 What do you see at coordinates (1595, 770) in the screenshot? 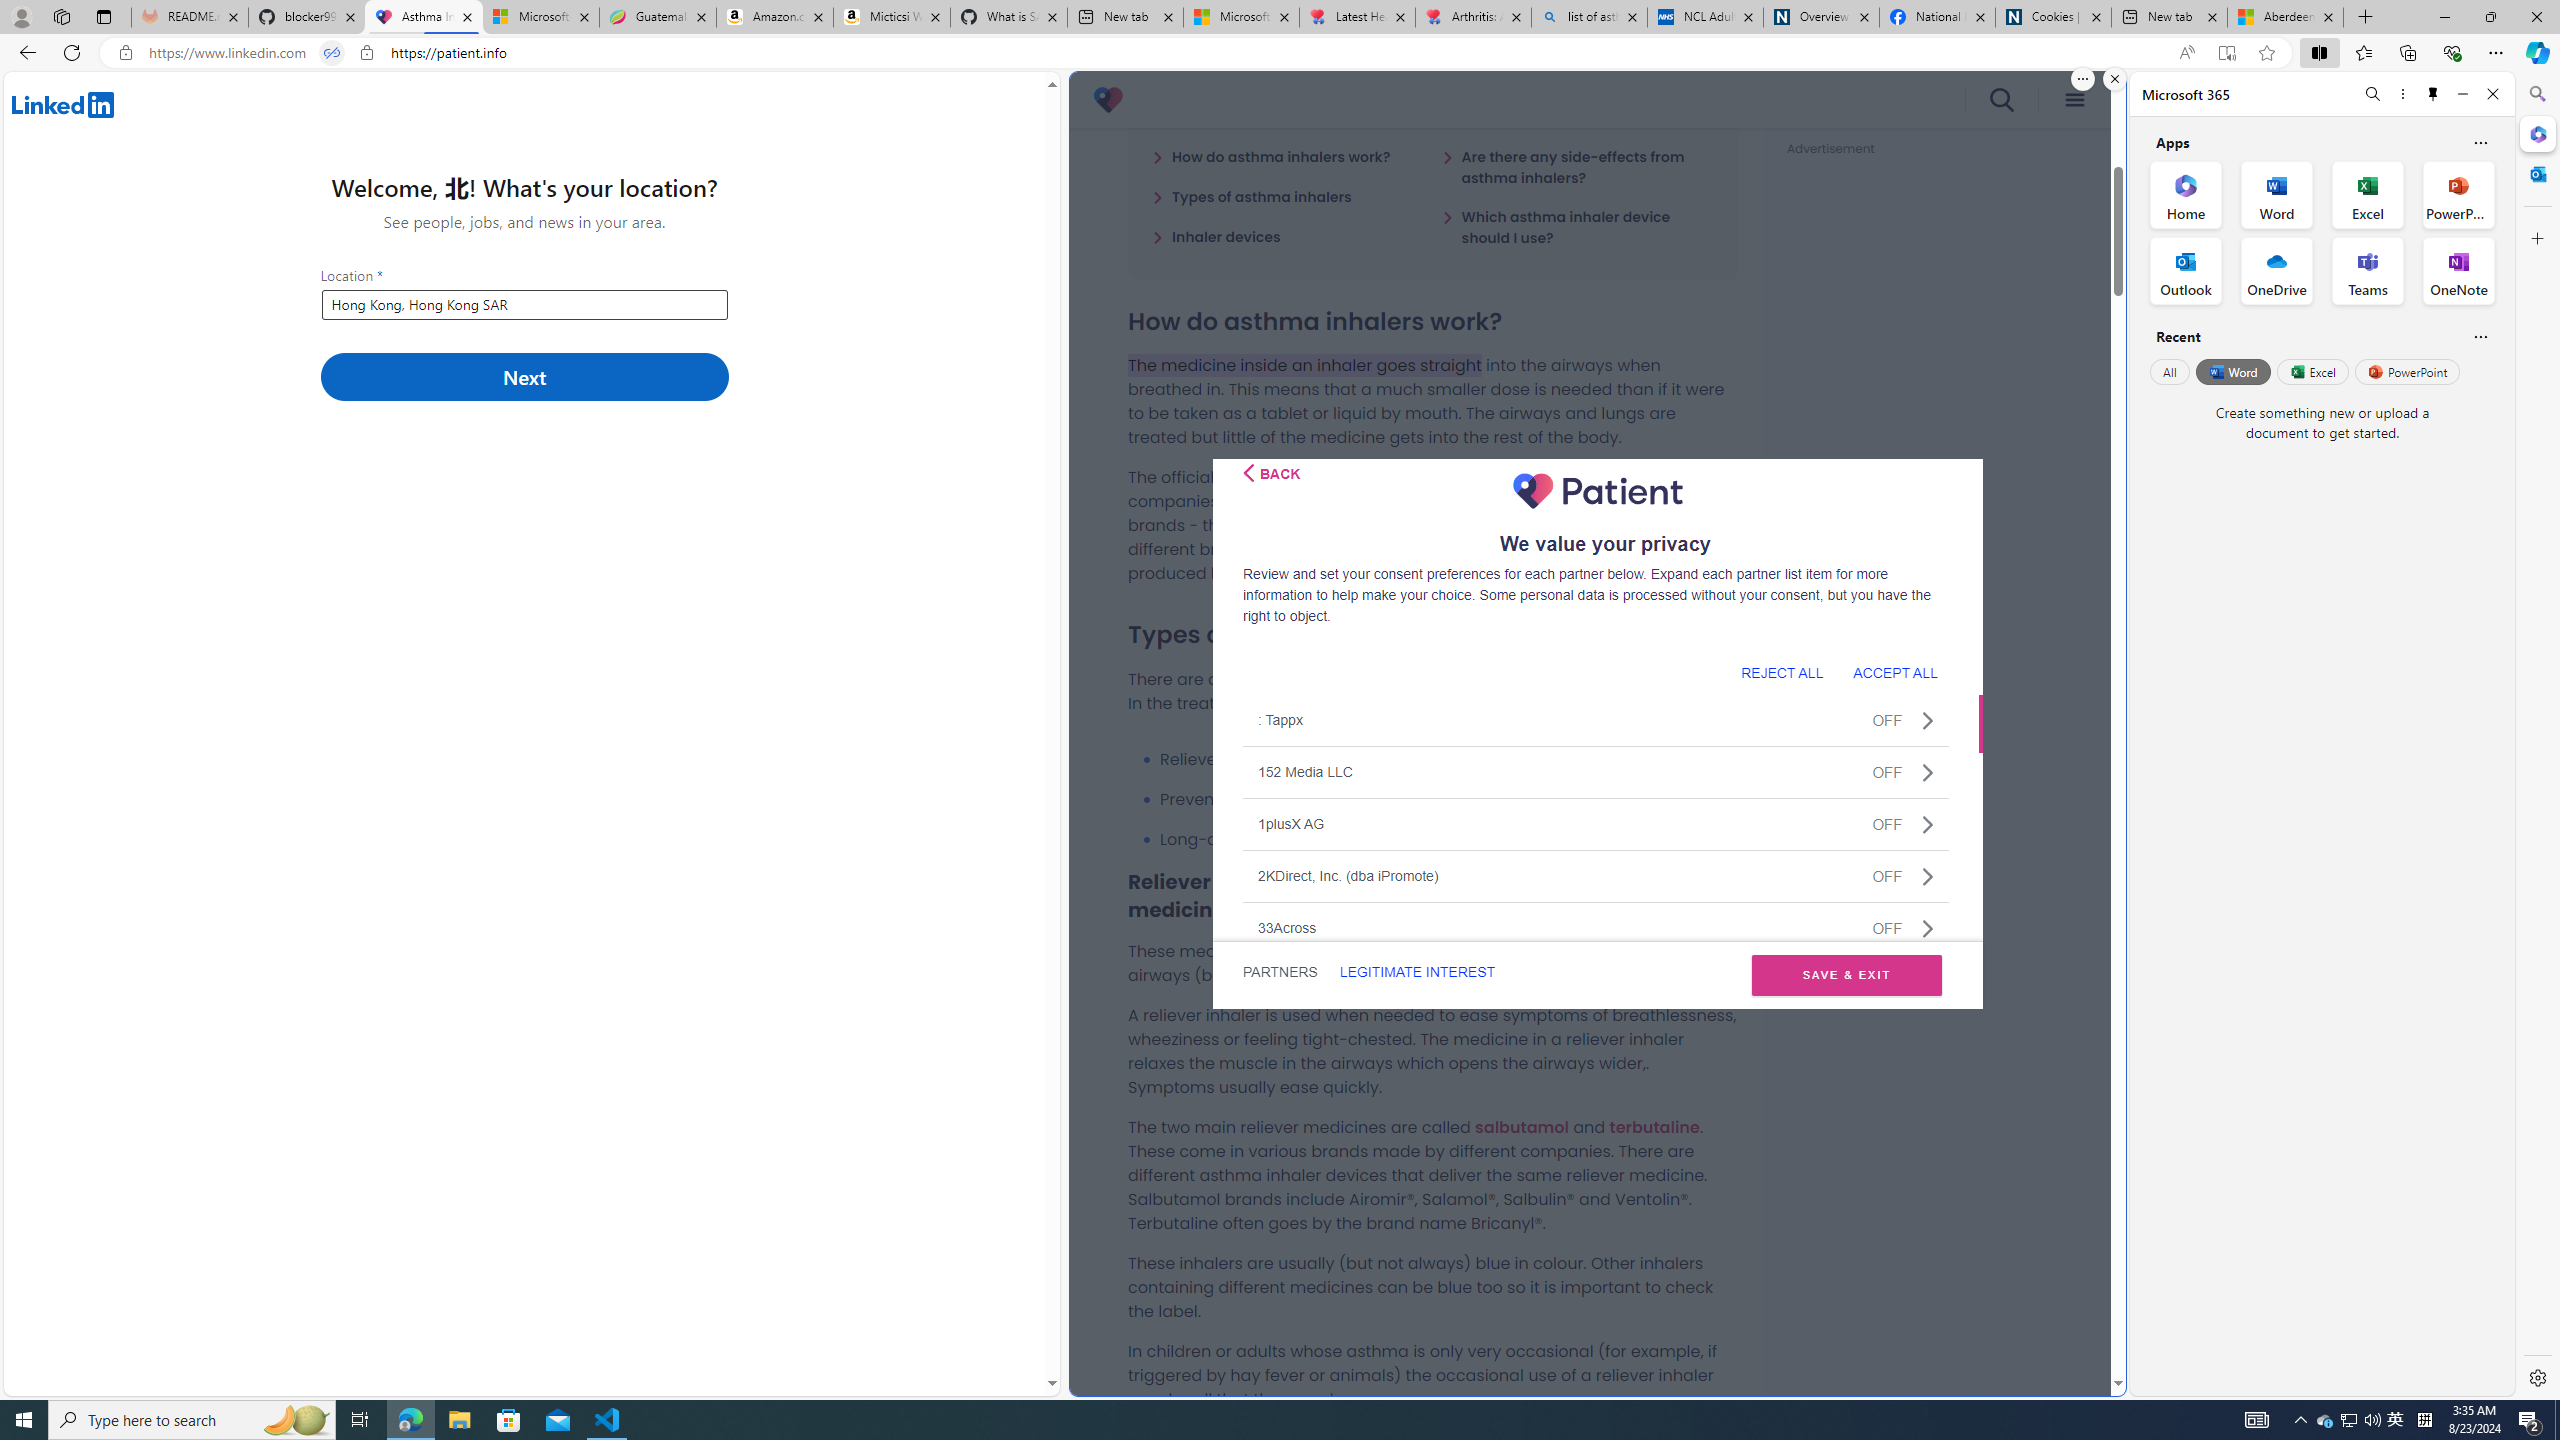
I see `'152 Media LLCOFF'` at bounding box center [1595, 770].